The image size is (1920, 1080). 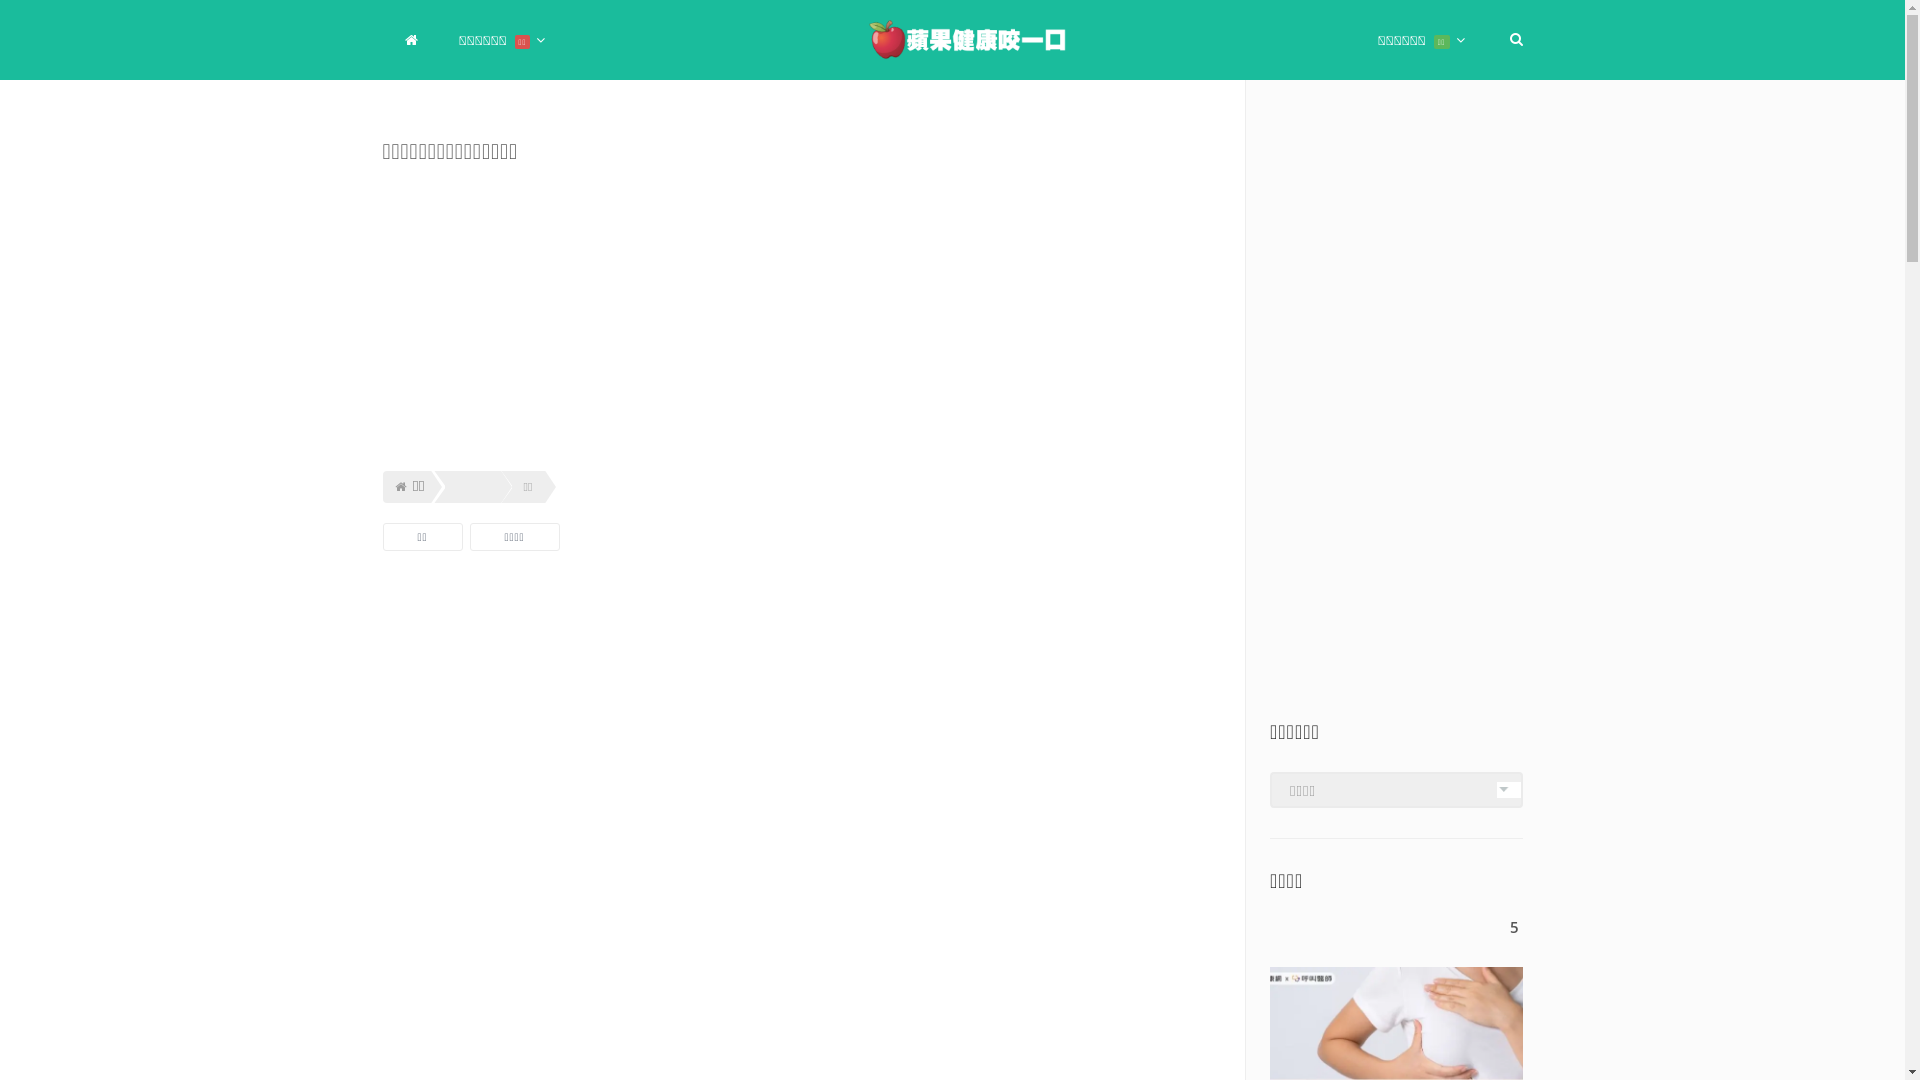 What do you see at coordinates (801, 947) in the screenshot?
I see `'Advertisement'` at bounding box center [801, 947].